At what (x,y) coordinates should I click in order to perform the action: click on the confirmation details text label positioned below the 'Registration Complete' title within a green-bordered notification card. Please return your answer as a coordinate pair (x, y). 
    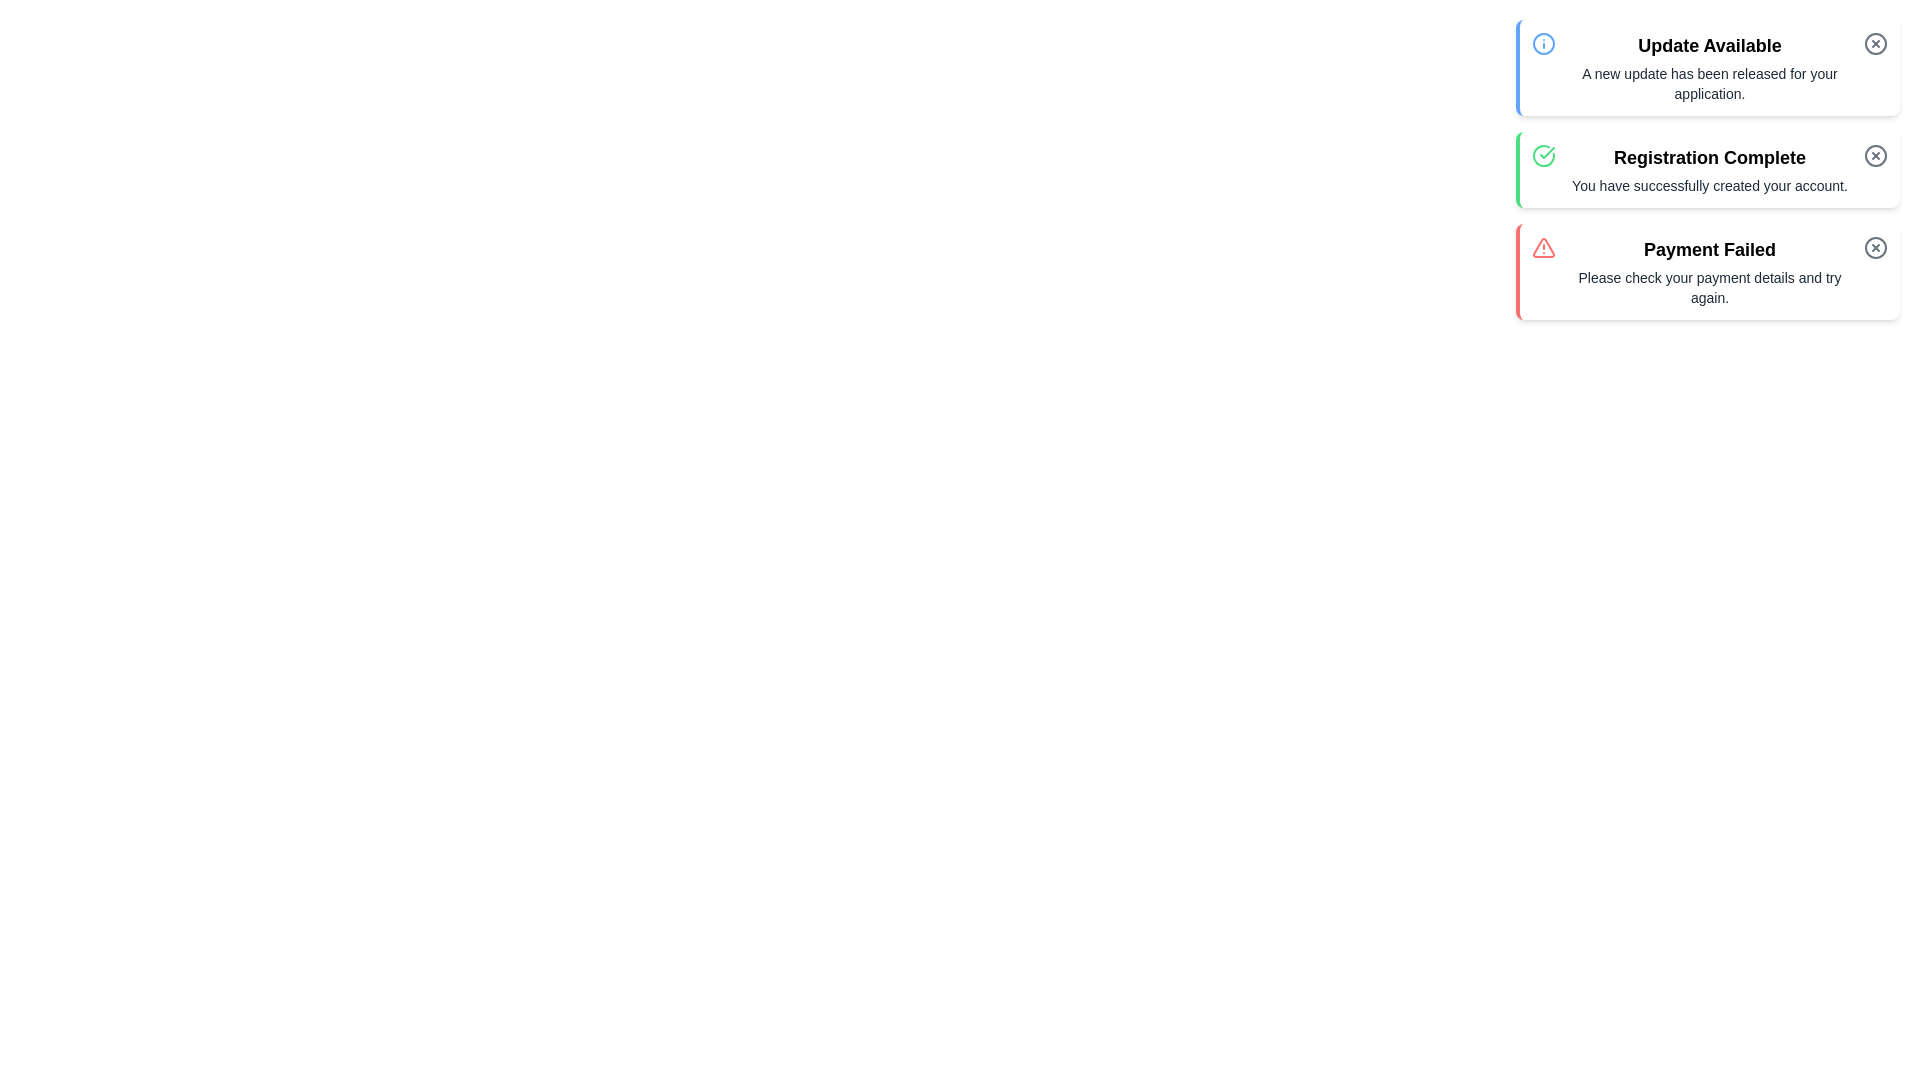
    Looking at the image, I should click on (1708, 185).